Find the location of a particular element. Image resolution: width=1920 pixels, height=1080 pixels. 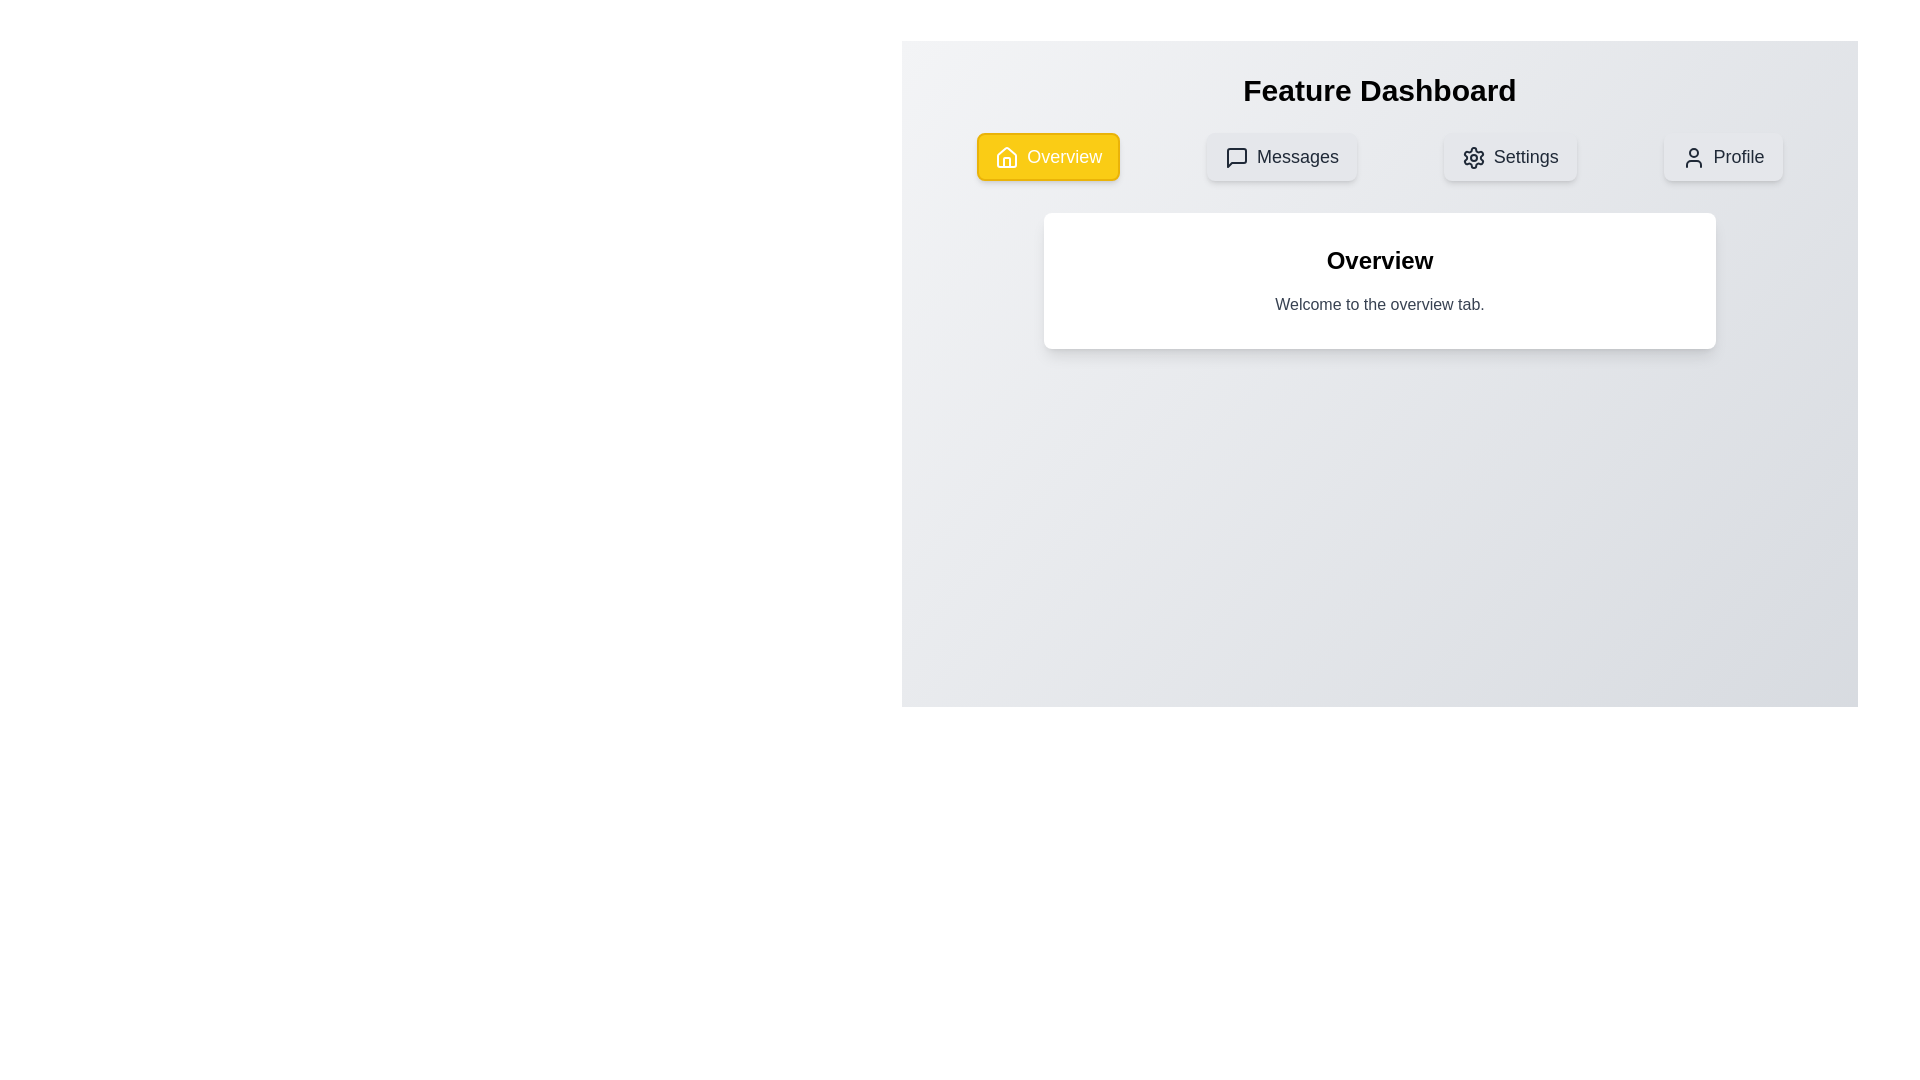

the Overview tab by clicking the corresponding navigation button is located at coordinates (1047, 156).